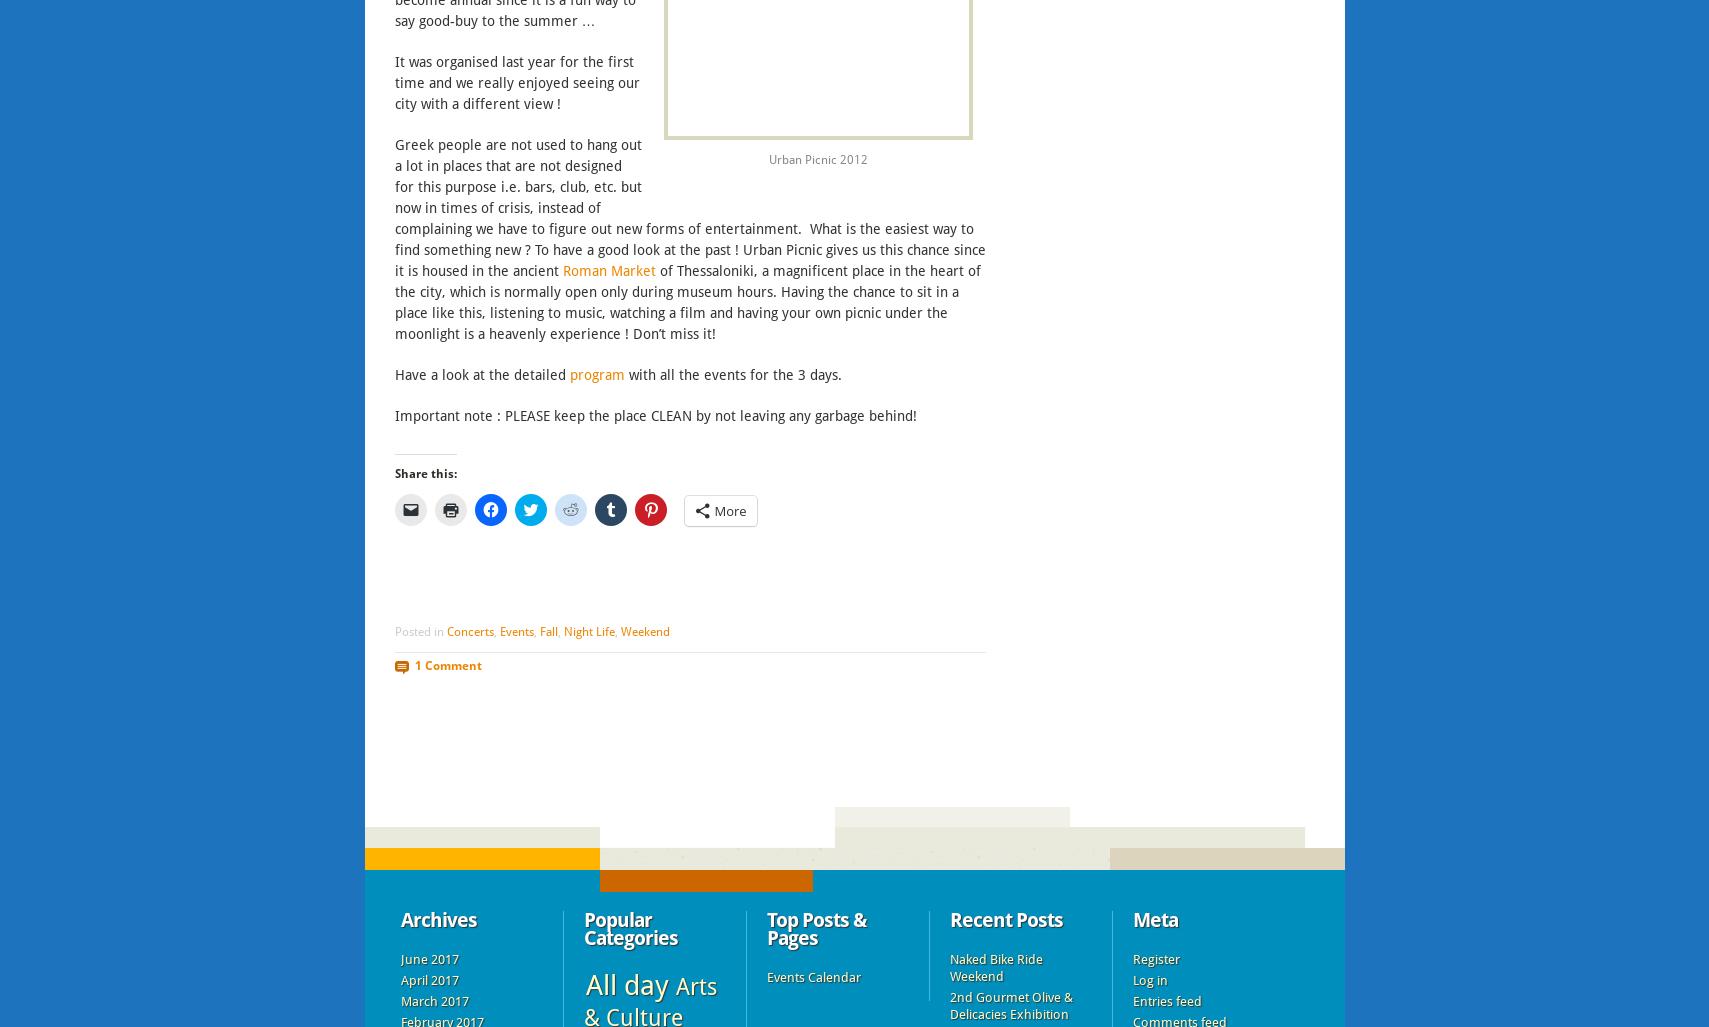 The height and width of the screenshot is (1027, 1709). What do you see at coordinates (729, 511) in the screenshot?
I see `'More'` at bounding box center [729, 511].